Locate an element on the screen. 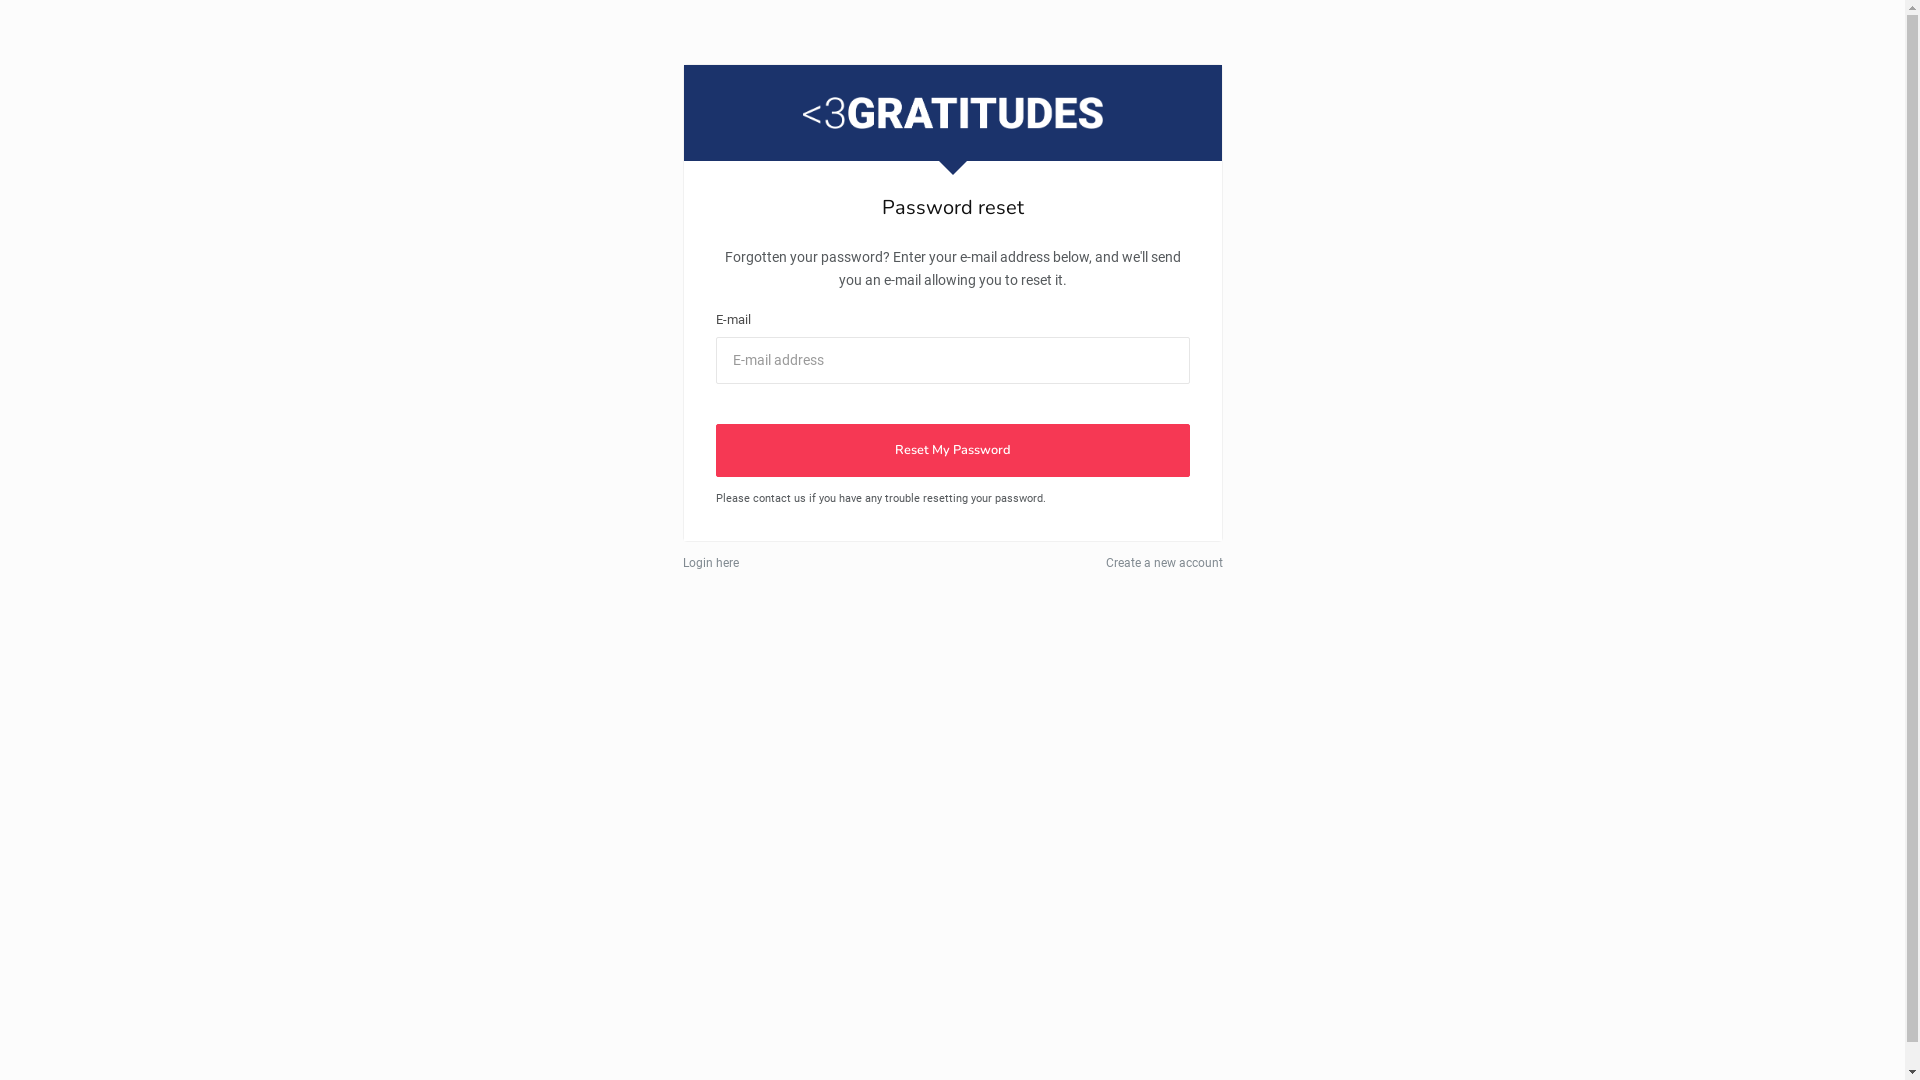 Image resolution: width=1920 pixels, height=1080 pixels. 'Login here' is located at coordinates (681, 563).